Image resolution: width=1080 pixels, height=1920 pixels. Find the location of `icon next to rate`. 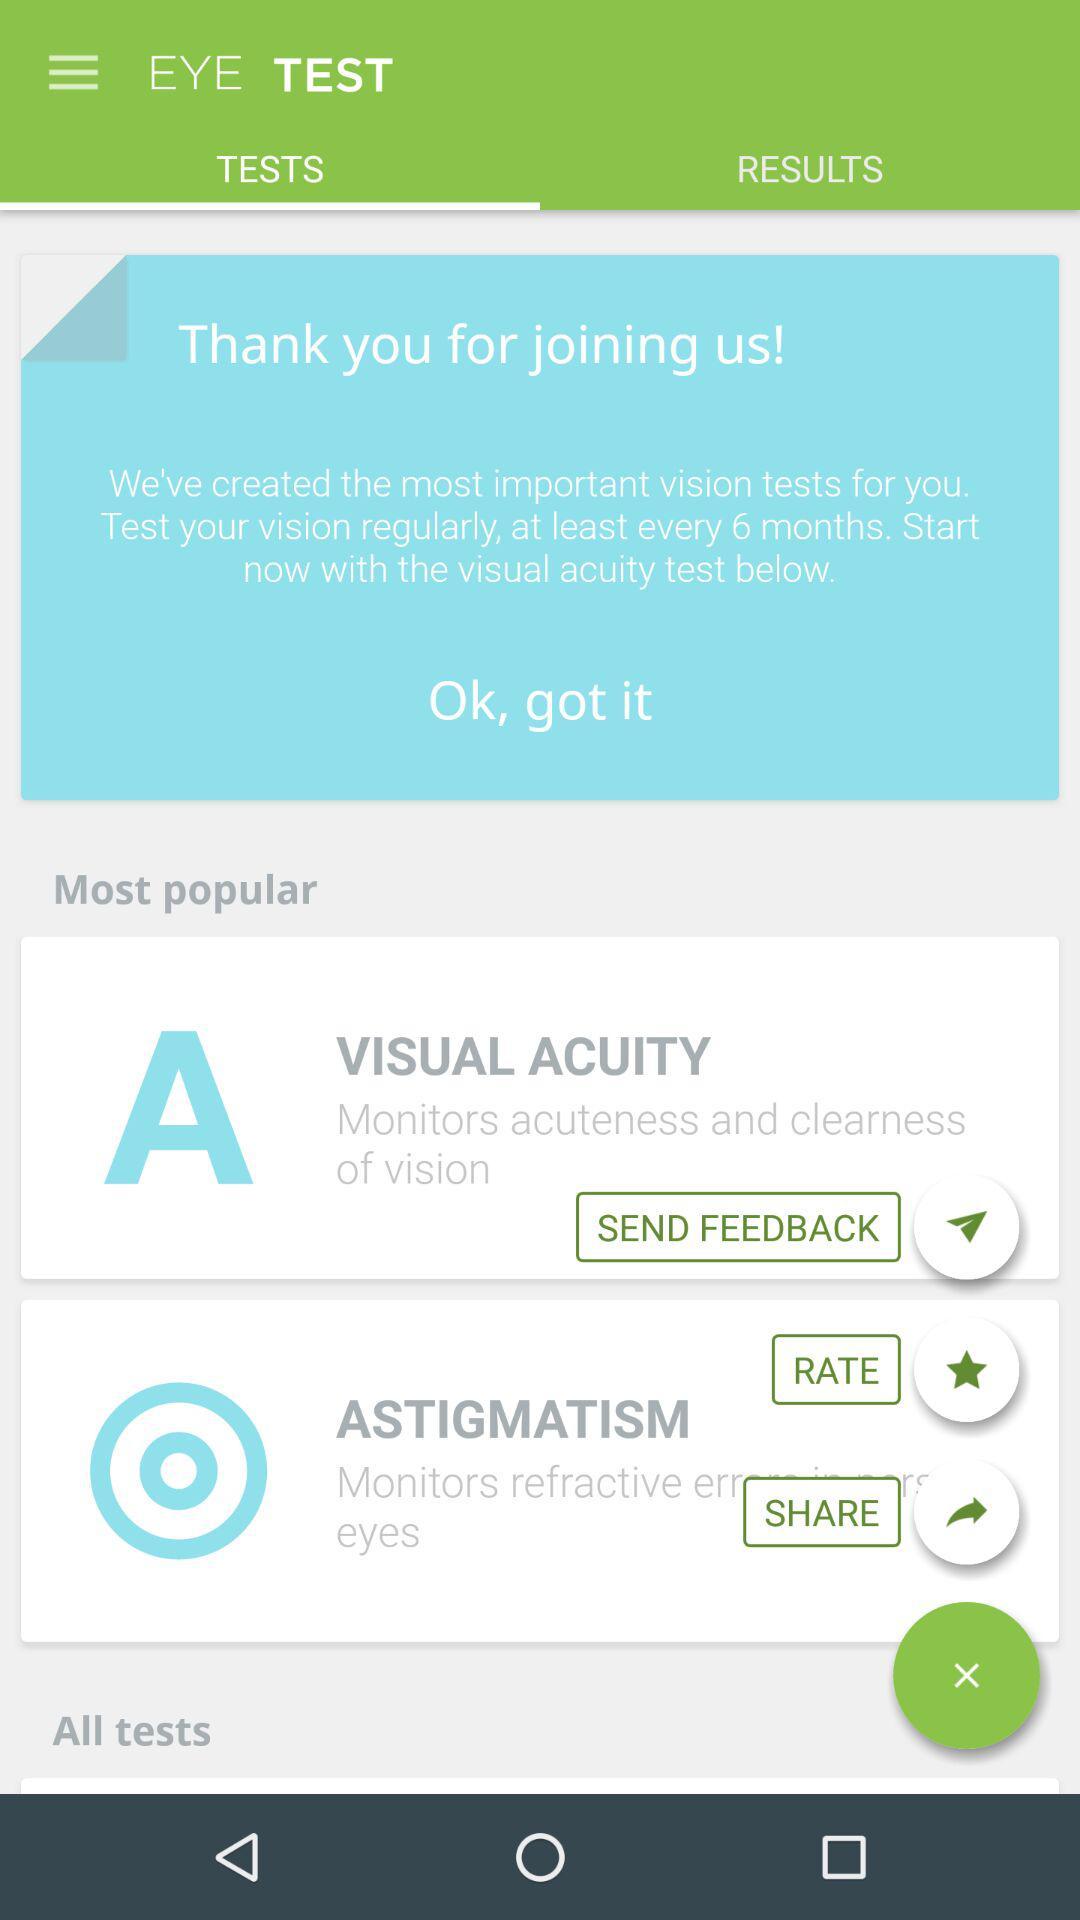

icon next to rate is located at coordinates (965, 1368).